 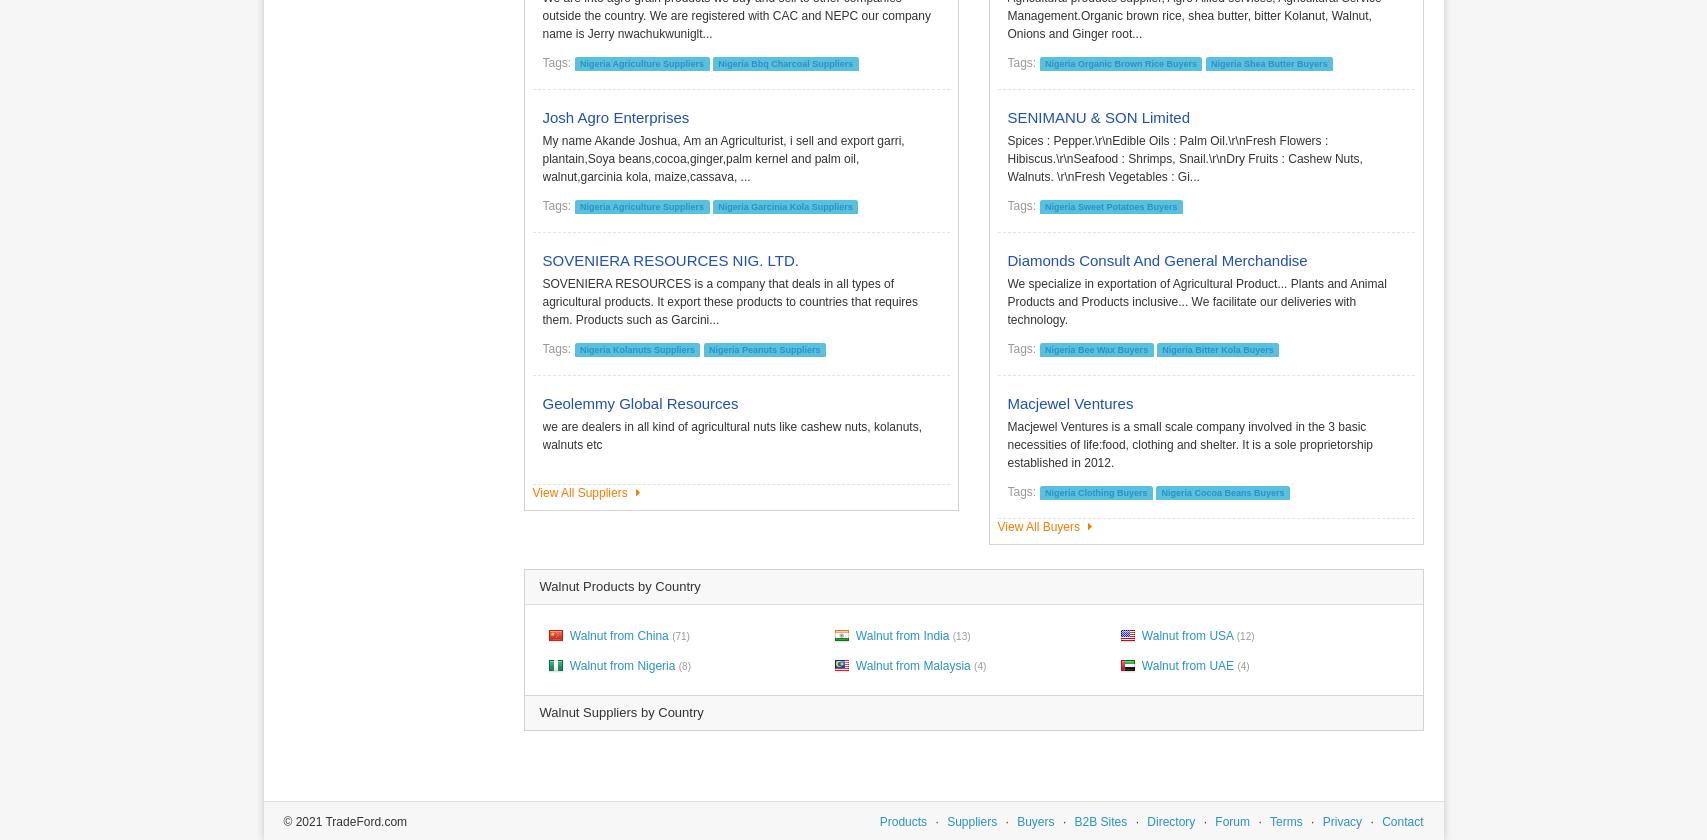 I want to click on '© 2021 TradeFord.com', so click(x=344, y=821).